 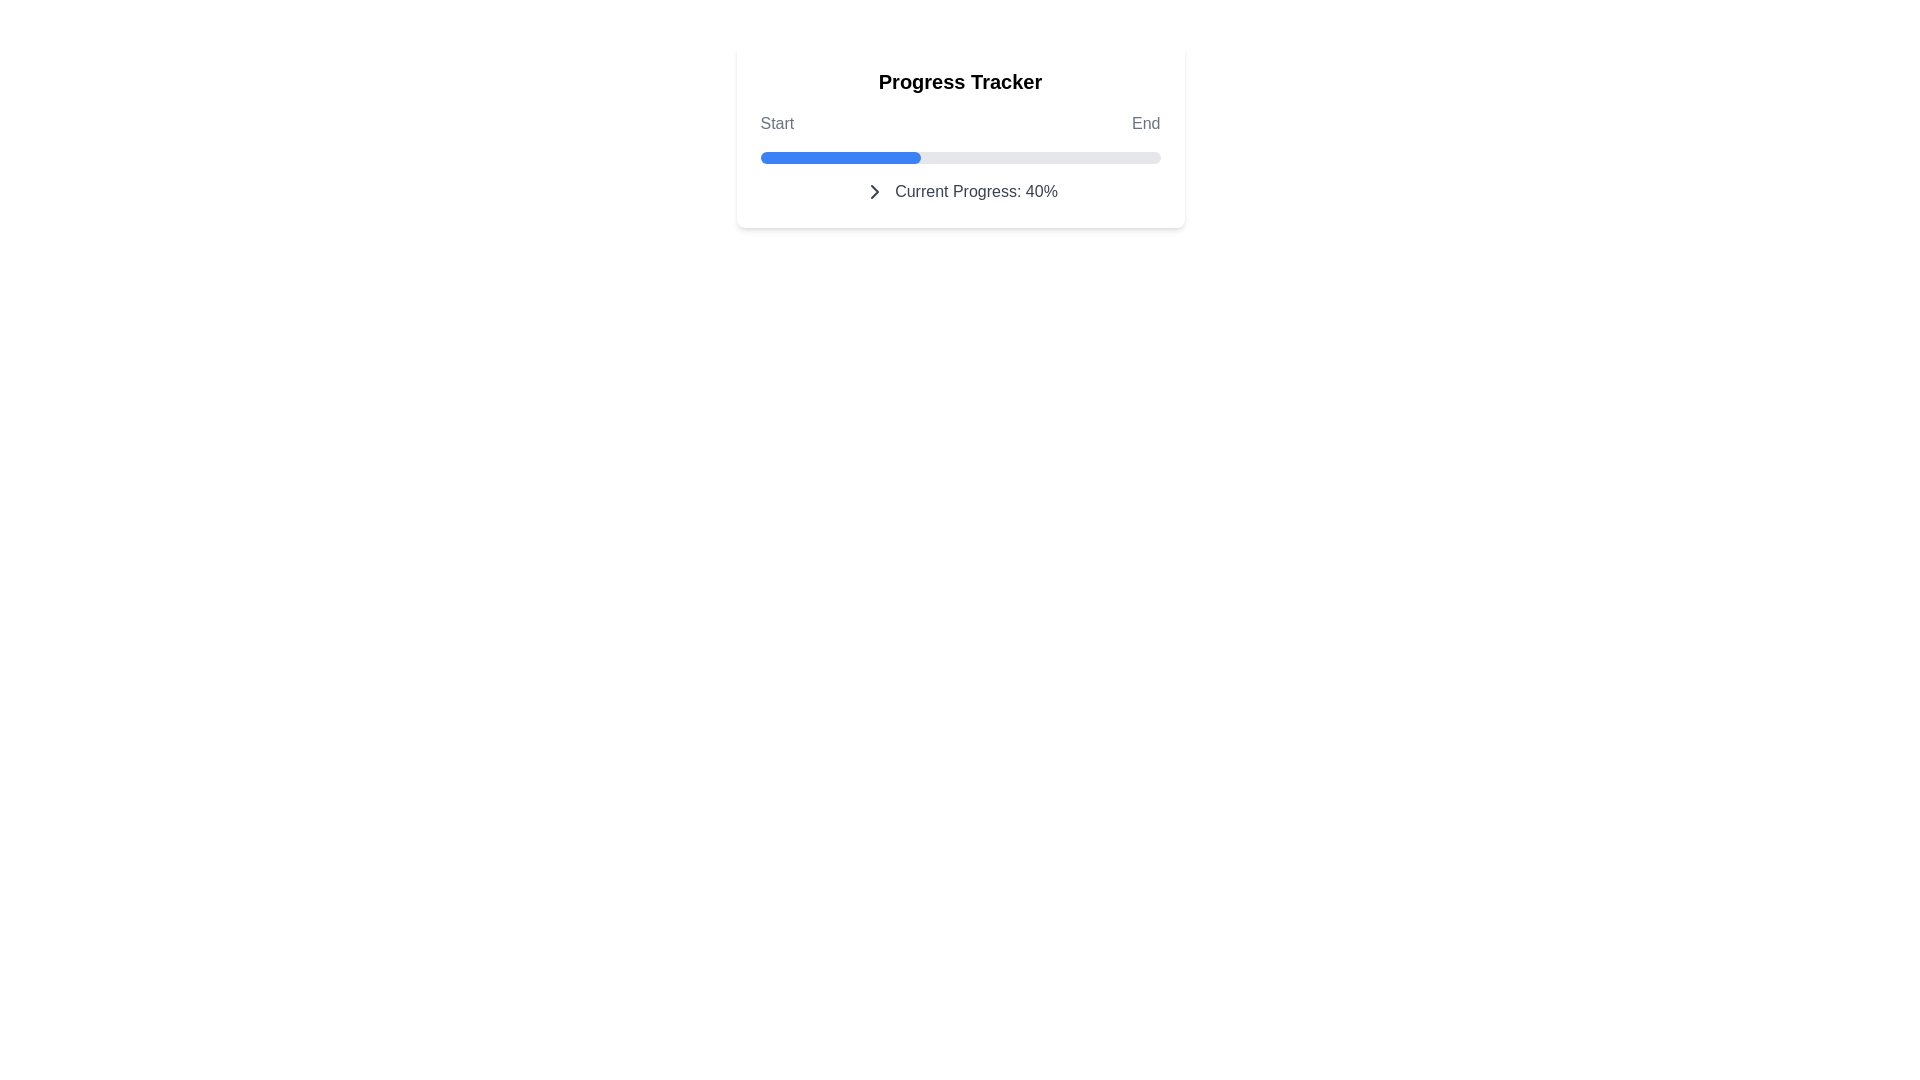 I want to click on the slider to focus it for keyboard interaction, so click(x=1160, y=157).